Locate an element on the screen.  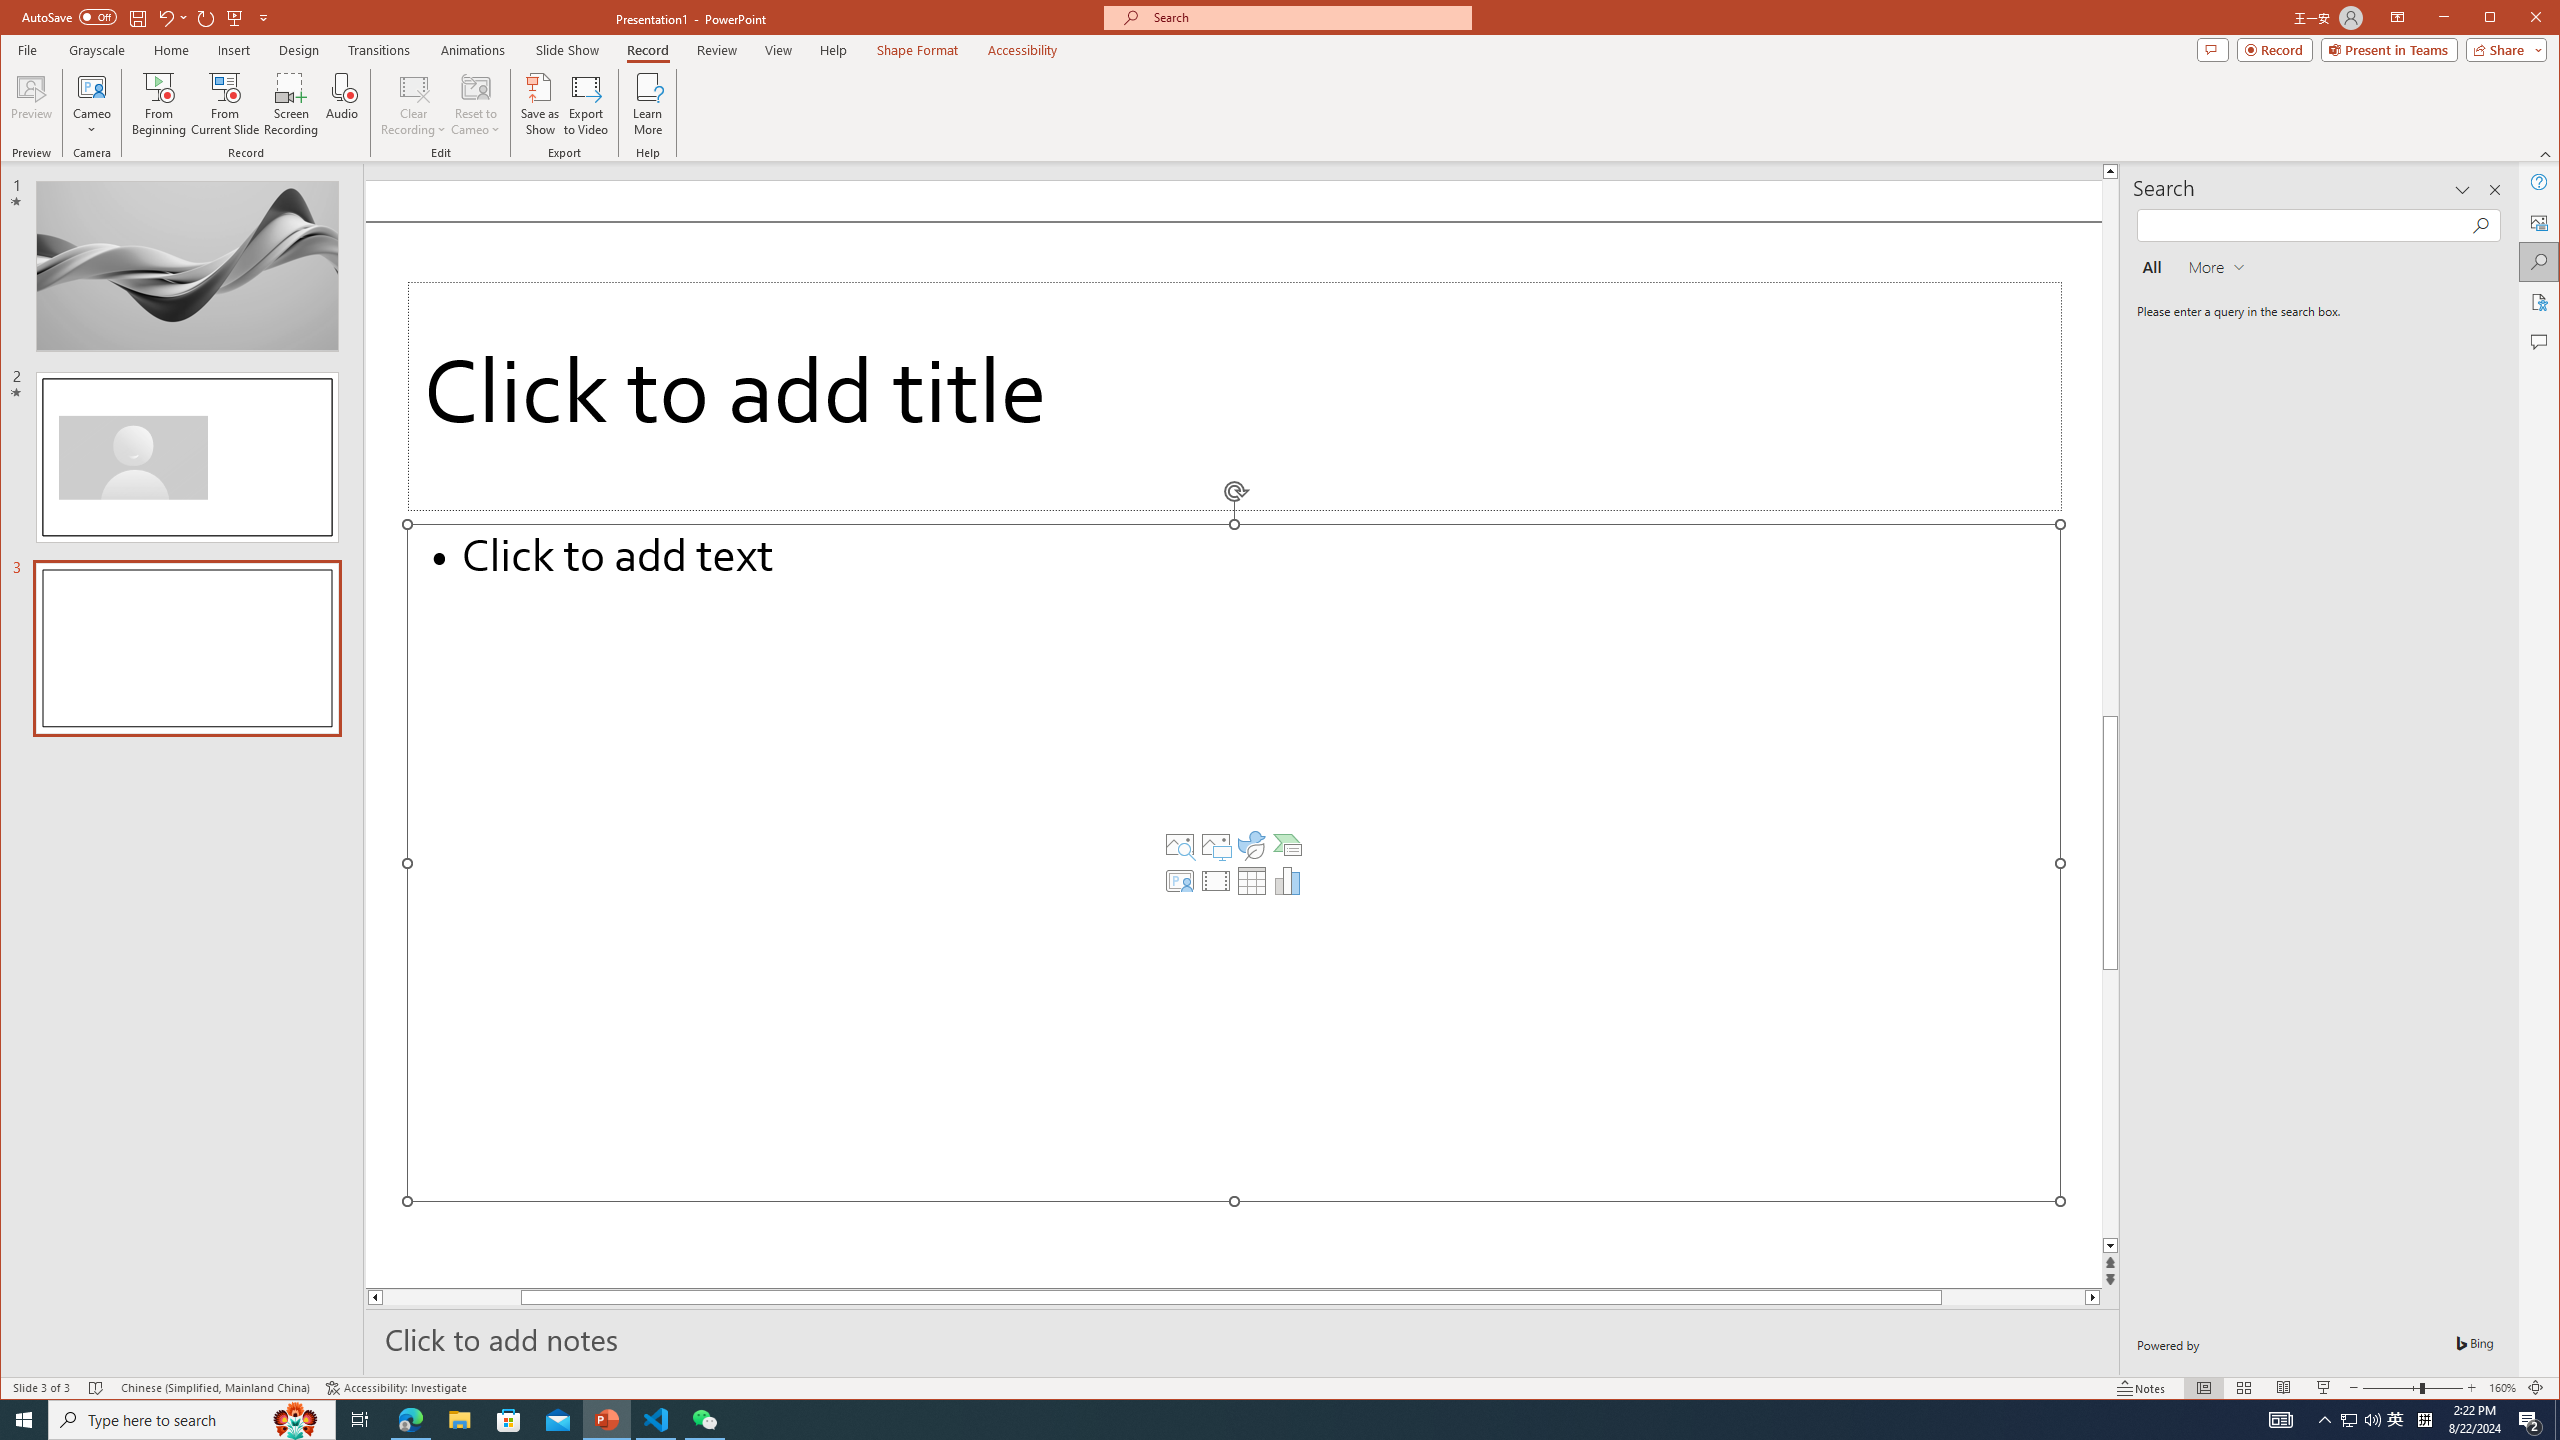
'Search highlights icon opens search home window' is located at coordinates (294, 1418).